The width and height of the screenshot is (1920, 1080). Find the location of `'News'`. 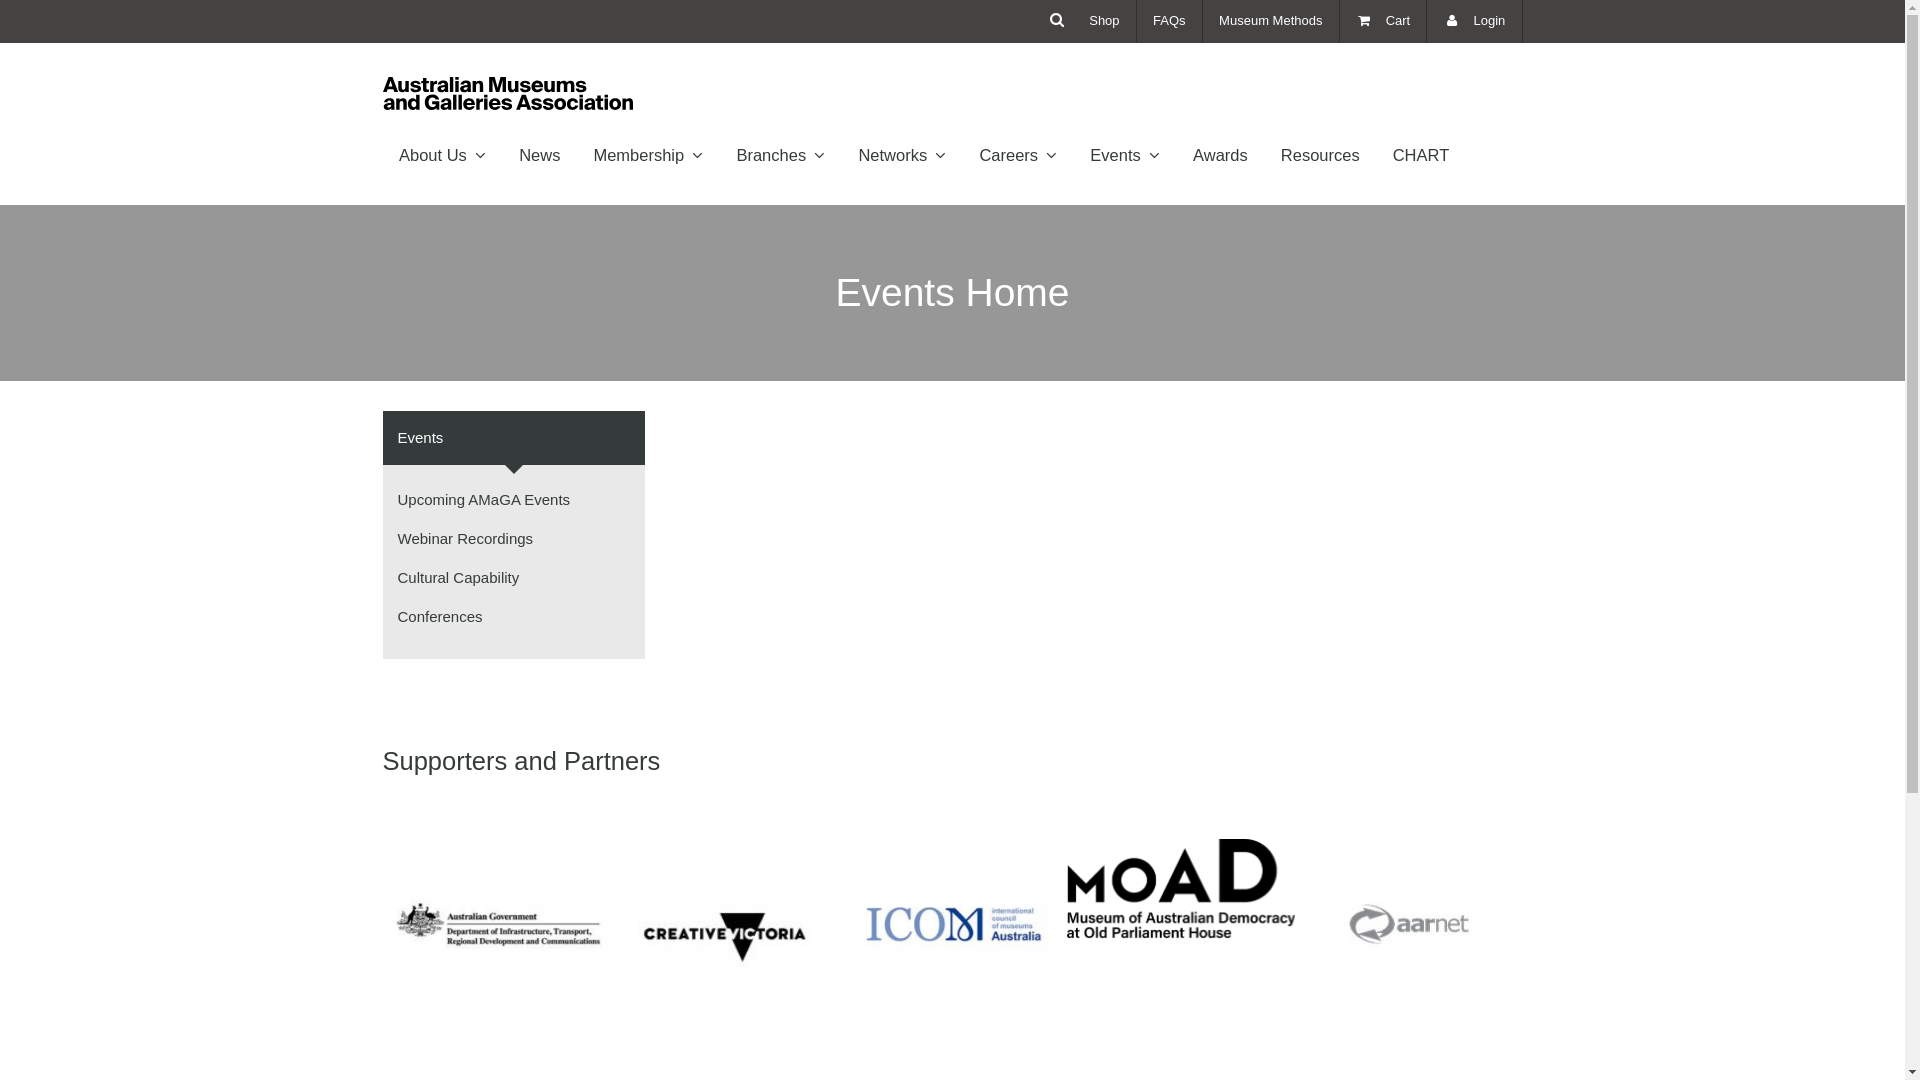

'News' is located at coordinates (539, 153).